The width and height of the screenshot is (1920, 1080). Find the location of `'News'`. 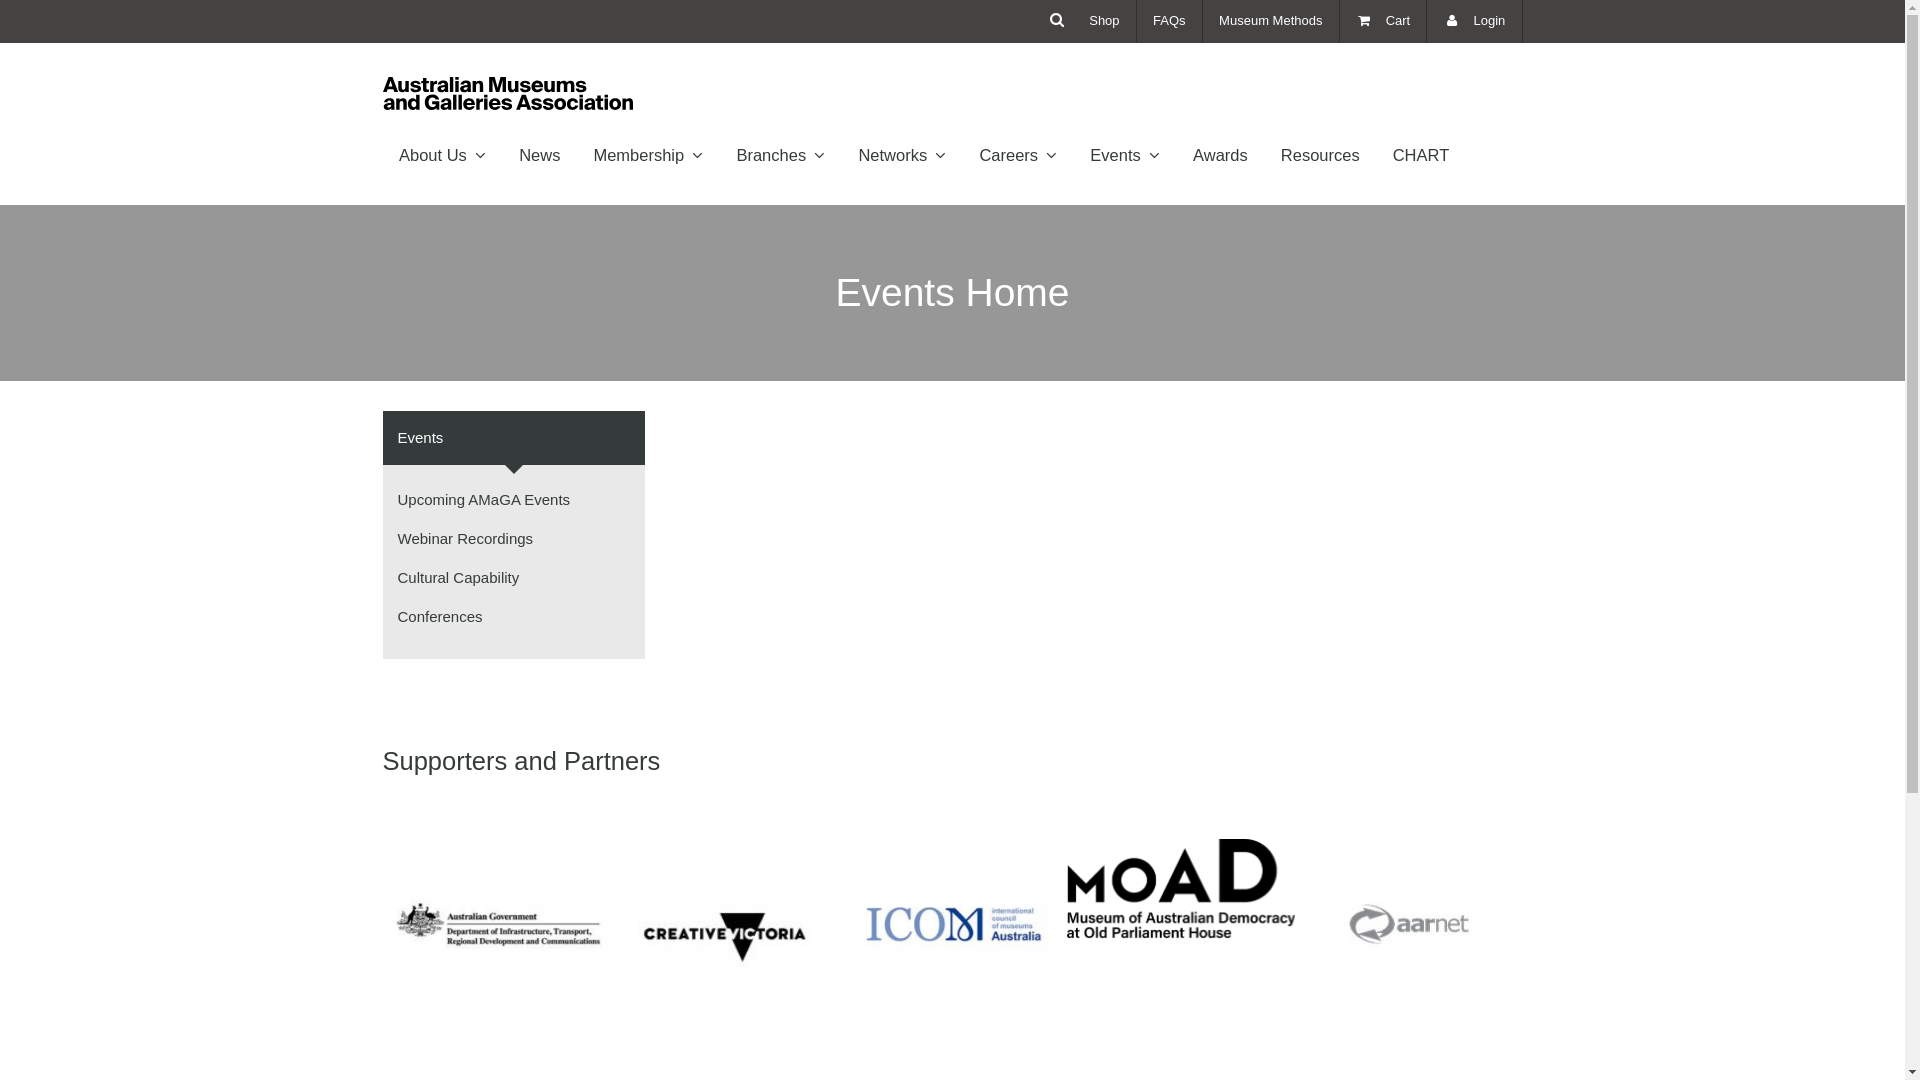

'News' is located at coordinates (539, 153).